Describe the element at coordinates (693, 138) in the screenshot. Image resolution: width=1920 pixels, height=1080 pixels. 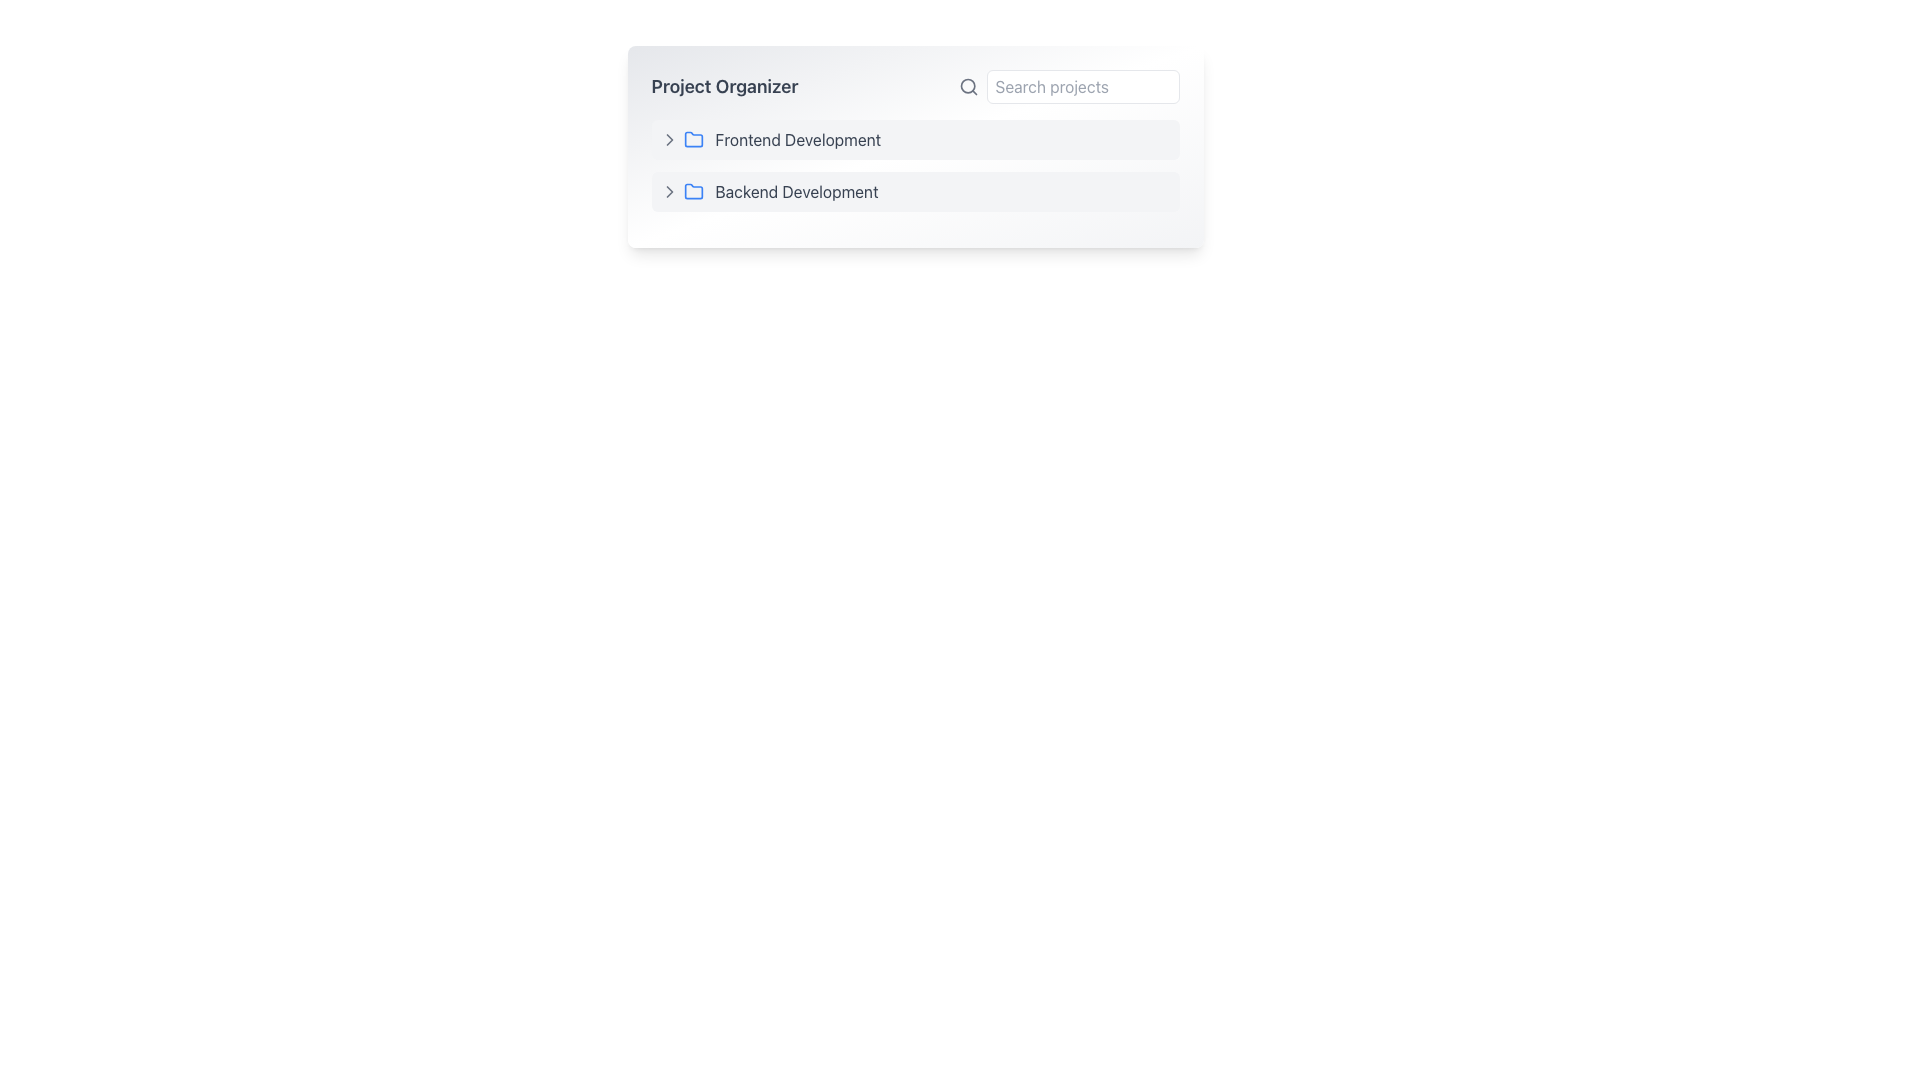
I see `the blue folder icon associated with 'Frontend Development' in the project category list` at that location.